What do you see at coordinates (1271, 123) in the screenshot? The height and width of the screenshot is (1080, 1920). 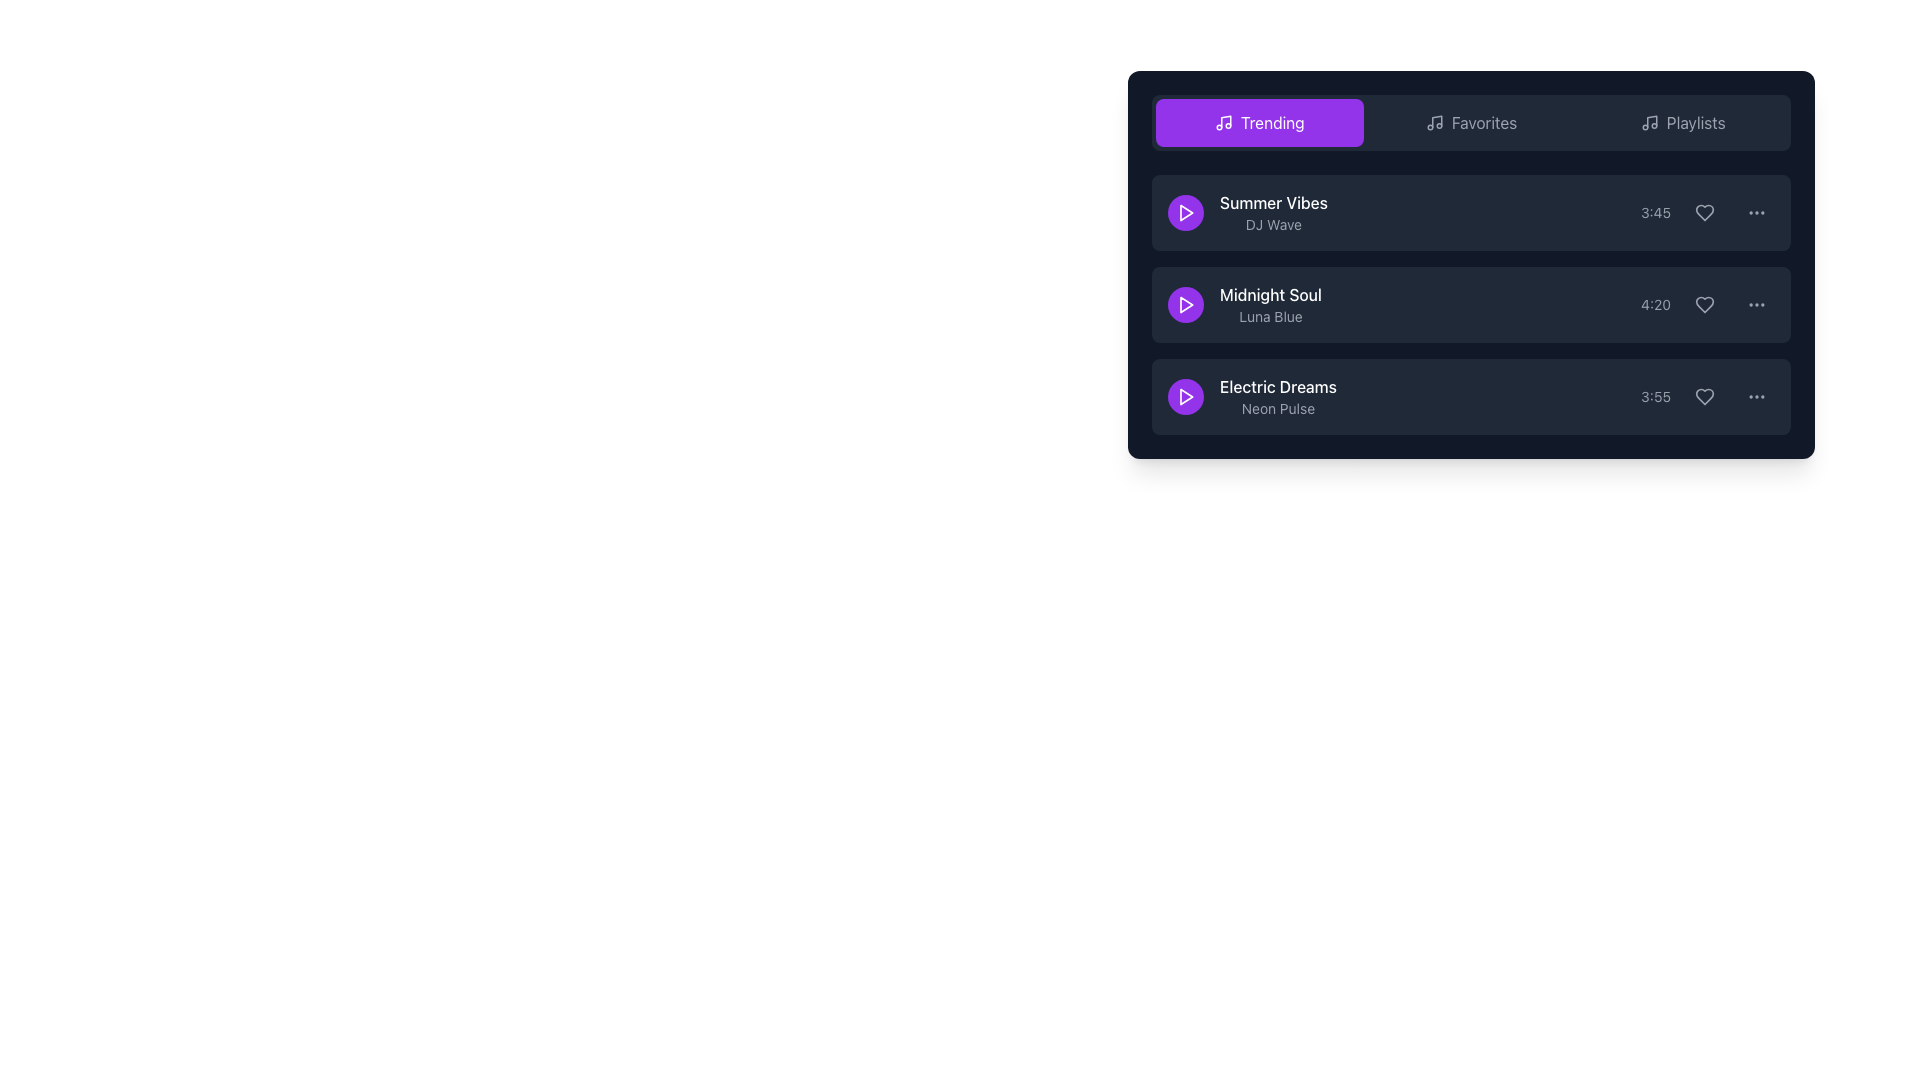 I see `the 'Trending' text label within the highlighted navigation button, which has a purple background and white text, located at the top of the music playlist interface` at bounding box center [1271, 123].